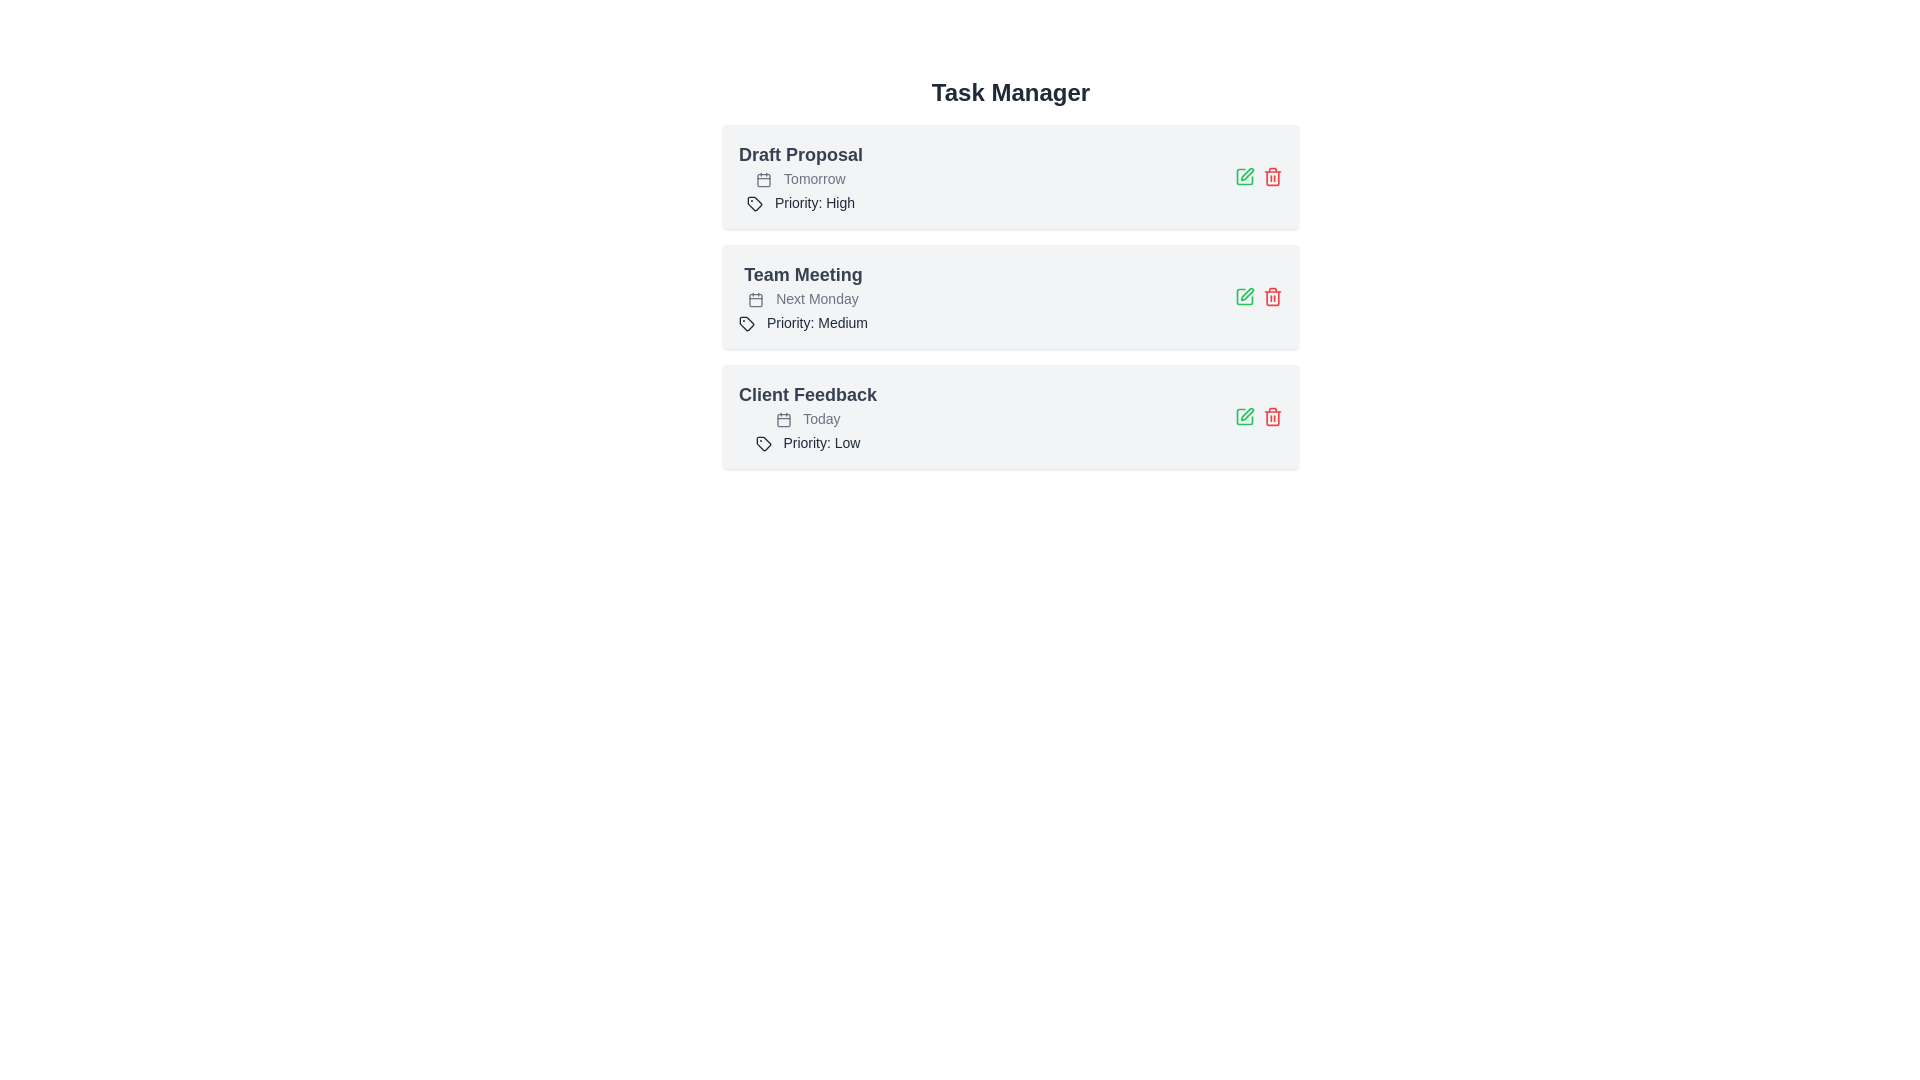  What do you see at coordinates (801, 177) in the screenshot?
I see `the text label displaying 'Tomorrow' in a small, gray font, located within the first task card titled 'Draft Proposal', to the right of a calendar icon` at bounding box center [801, 177].